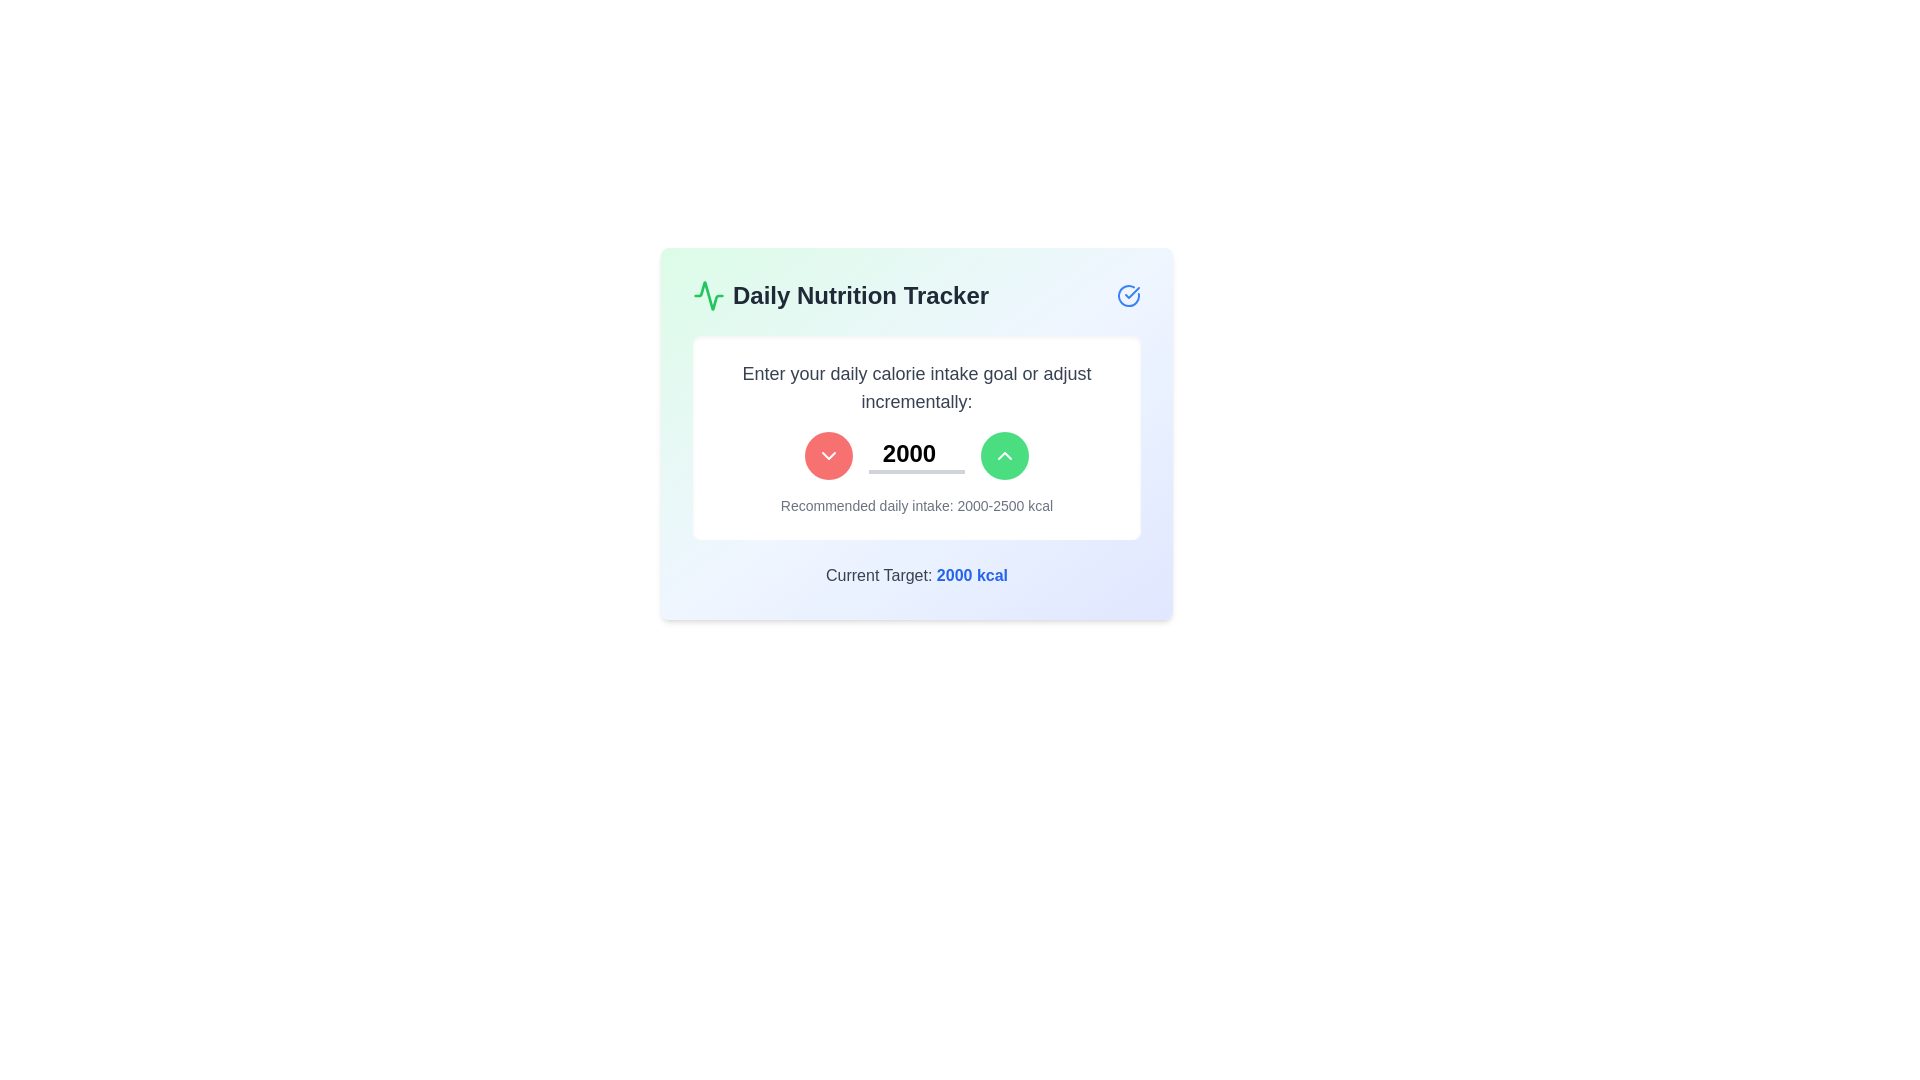  I want to click on the circular red button with a white chevron-like downwards arrow to decrement the value in the adjacent input field displaying '2000', so click(829, 455).